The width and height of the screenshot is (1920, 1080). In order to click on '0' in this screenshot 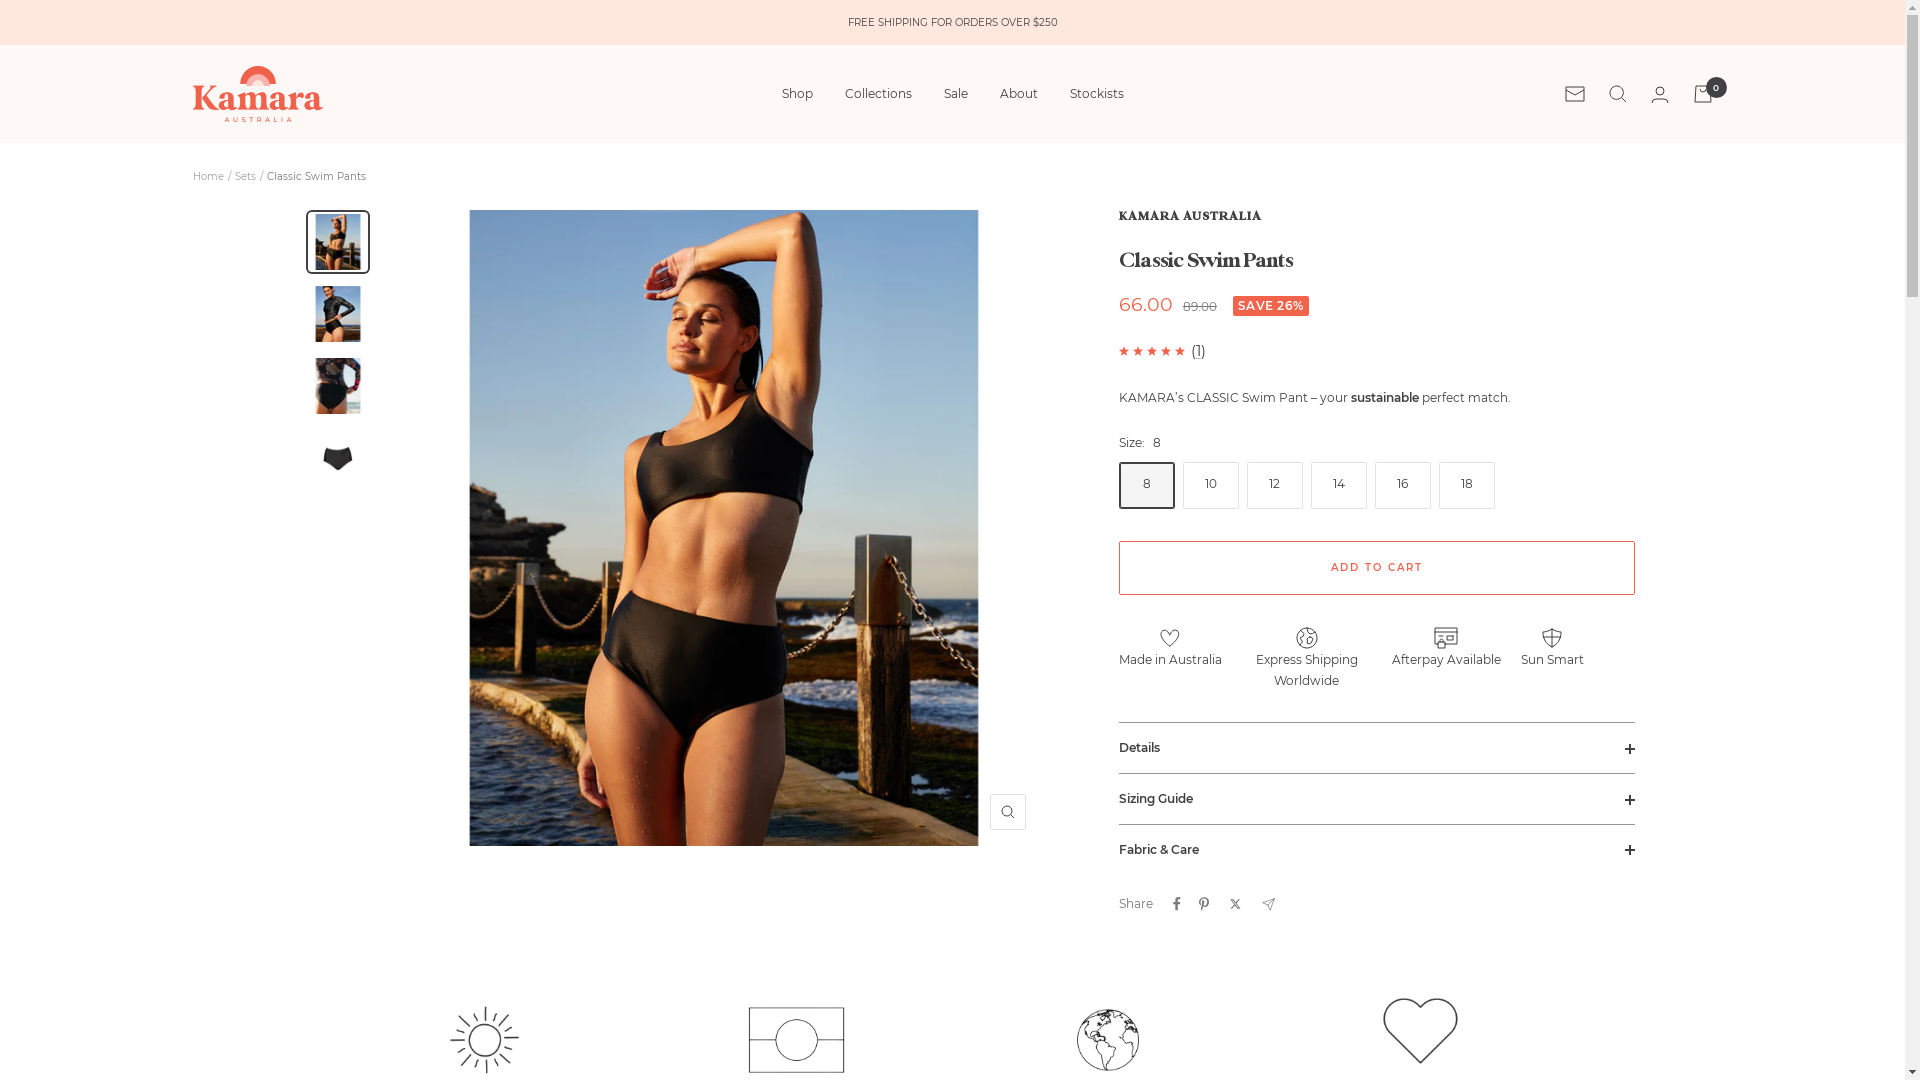, I will do `click(1701, 93)`.